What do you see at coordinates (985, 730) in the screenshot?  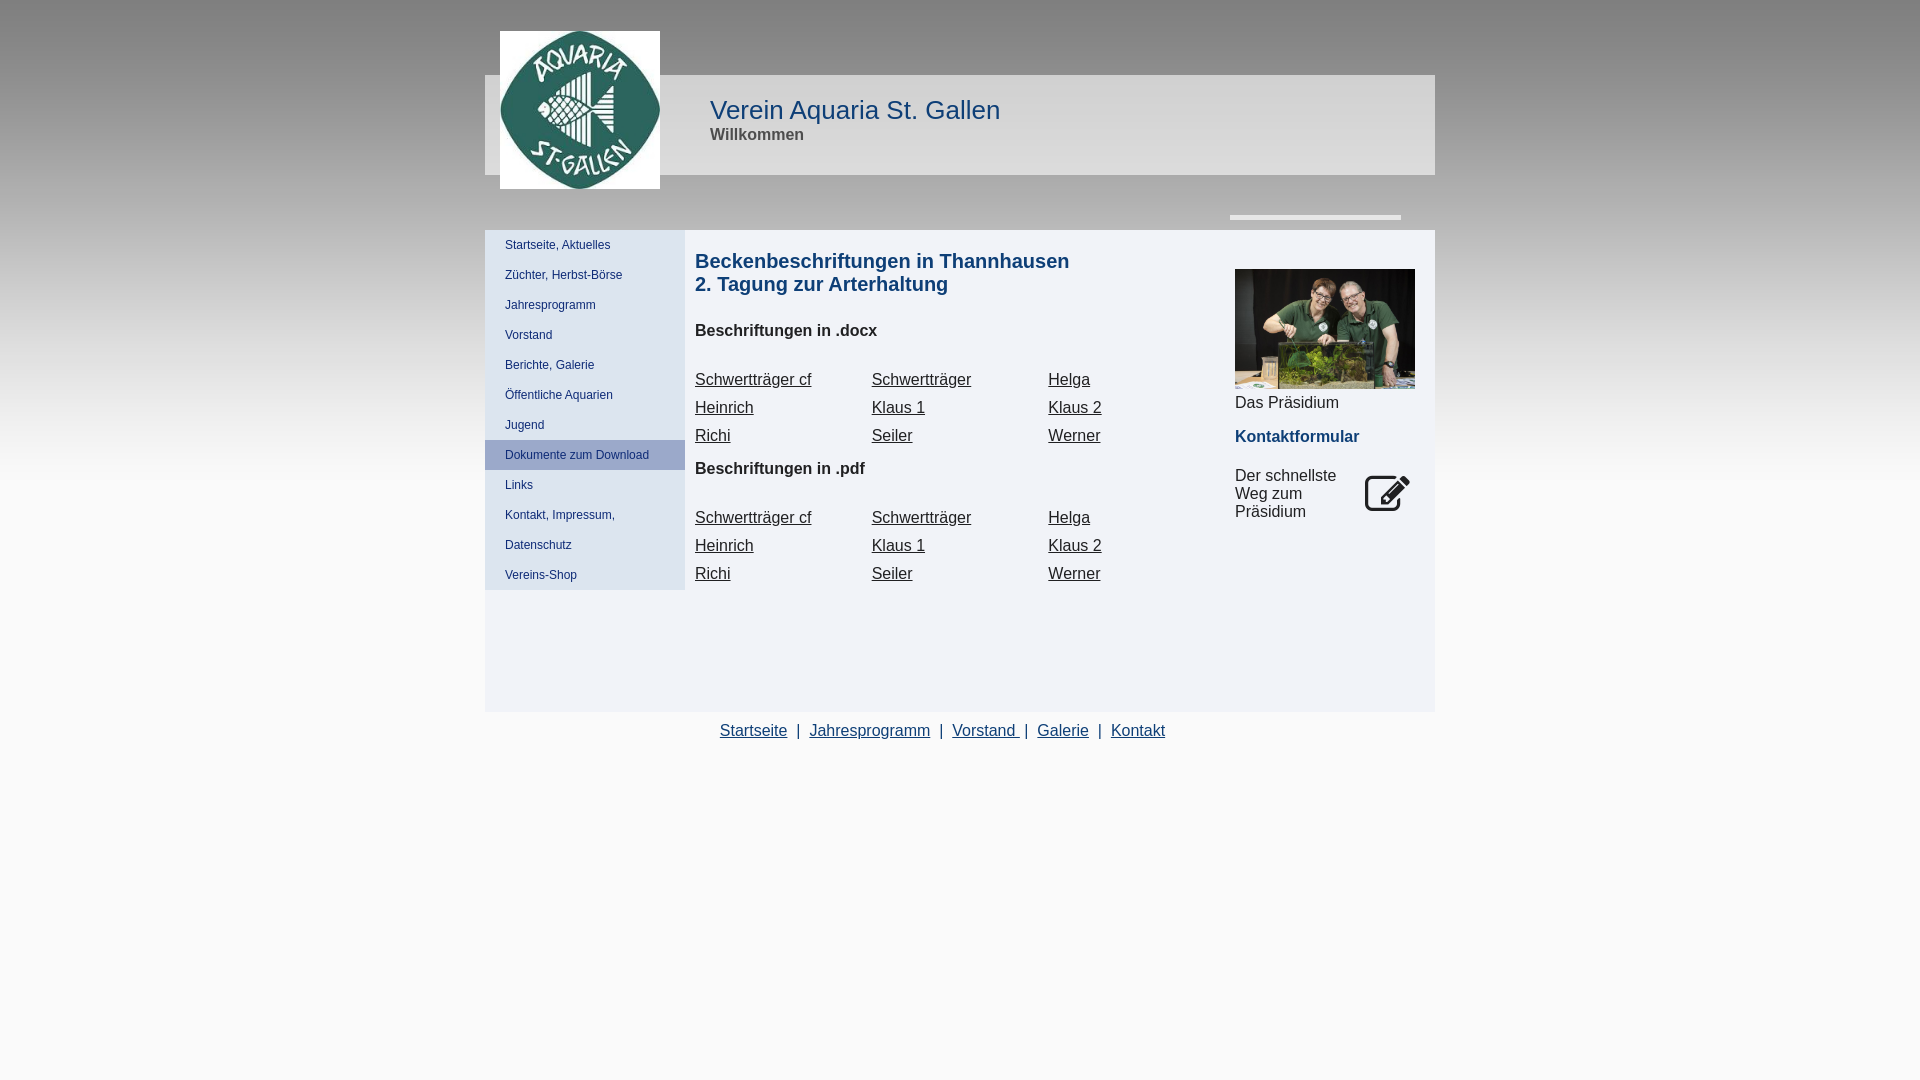 I see `'Vorstand '` at bounding box center [985, 730].